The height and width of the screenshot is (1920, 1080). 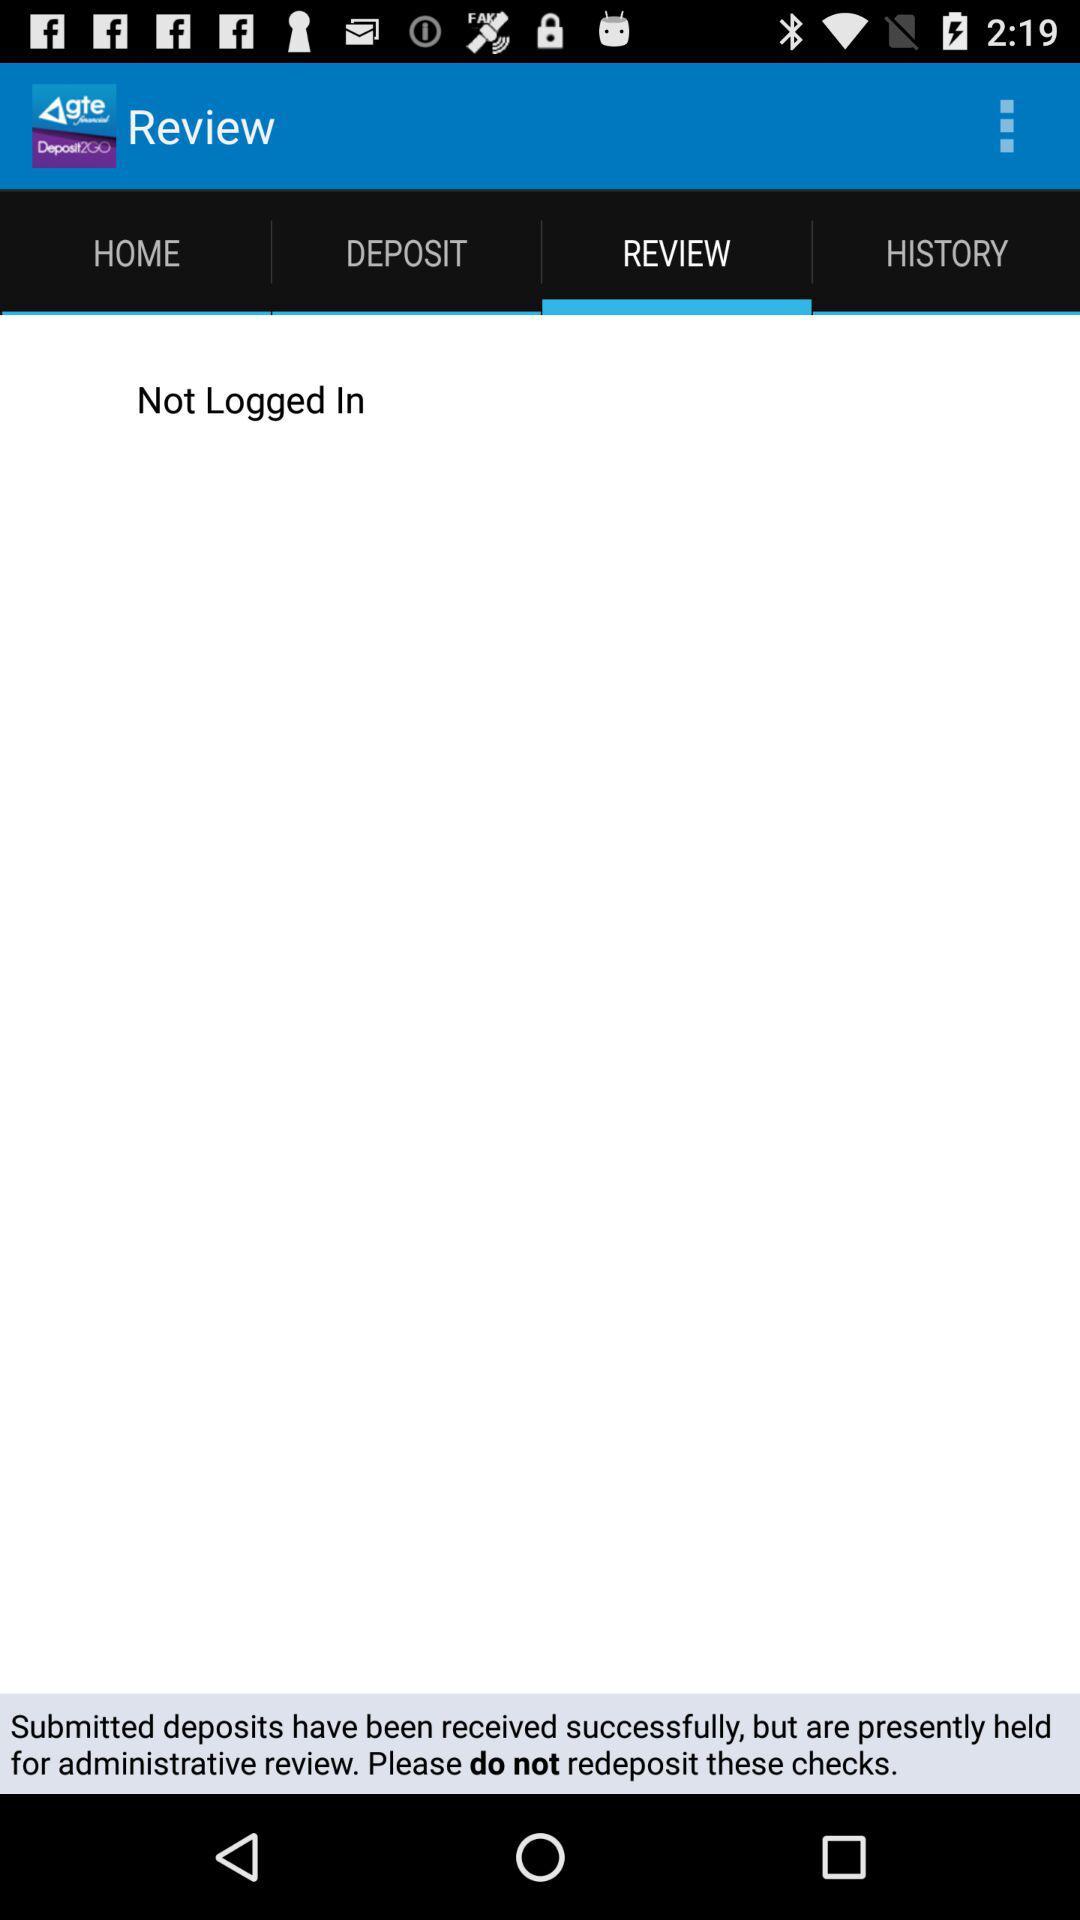 I want to click on the not logged in, so click(x=560, y=398).